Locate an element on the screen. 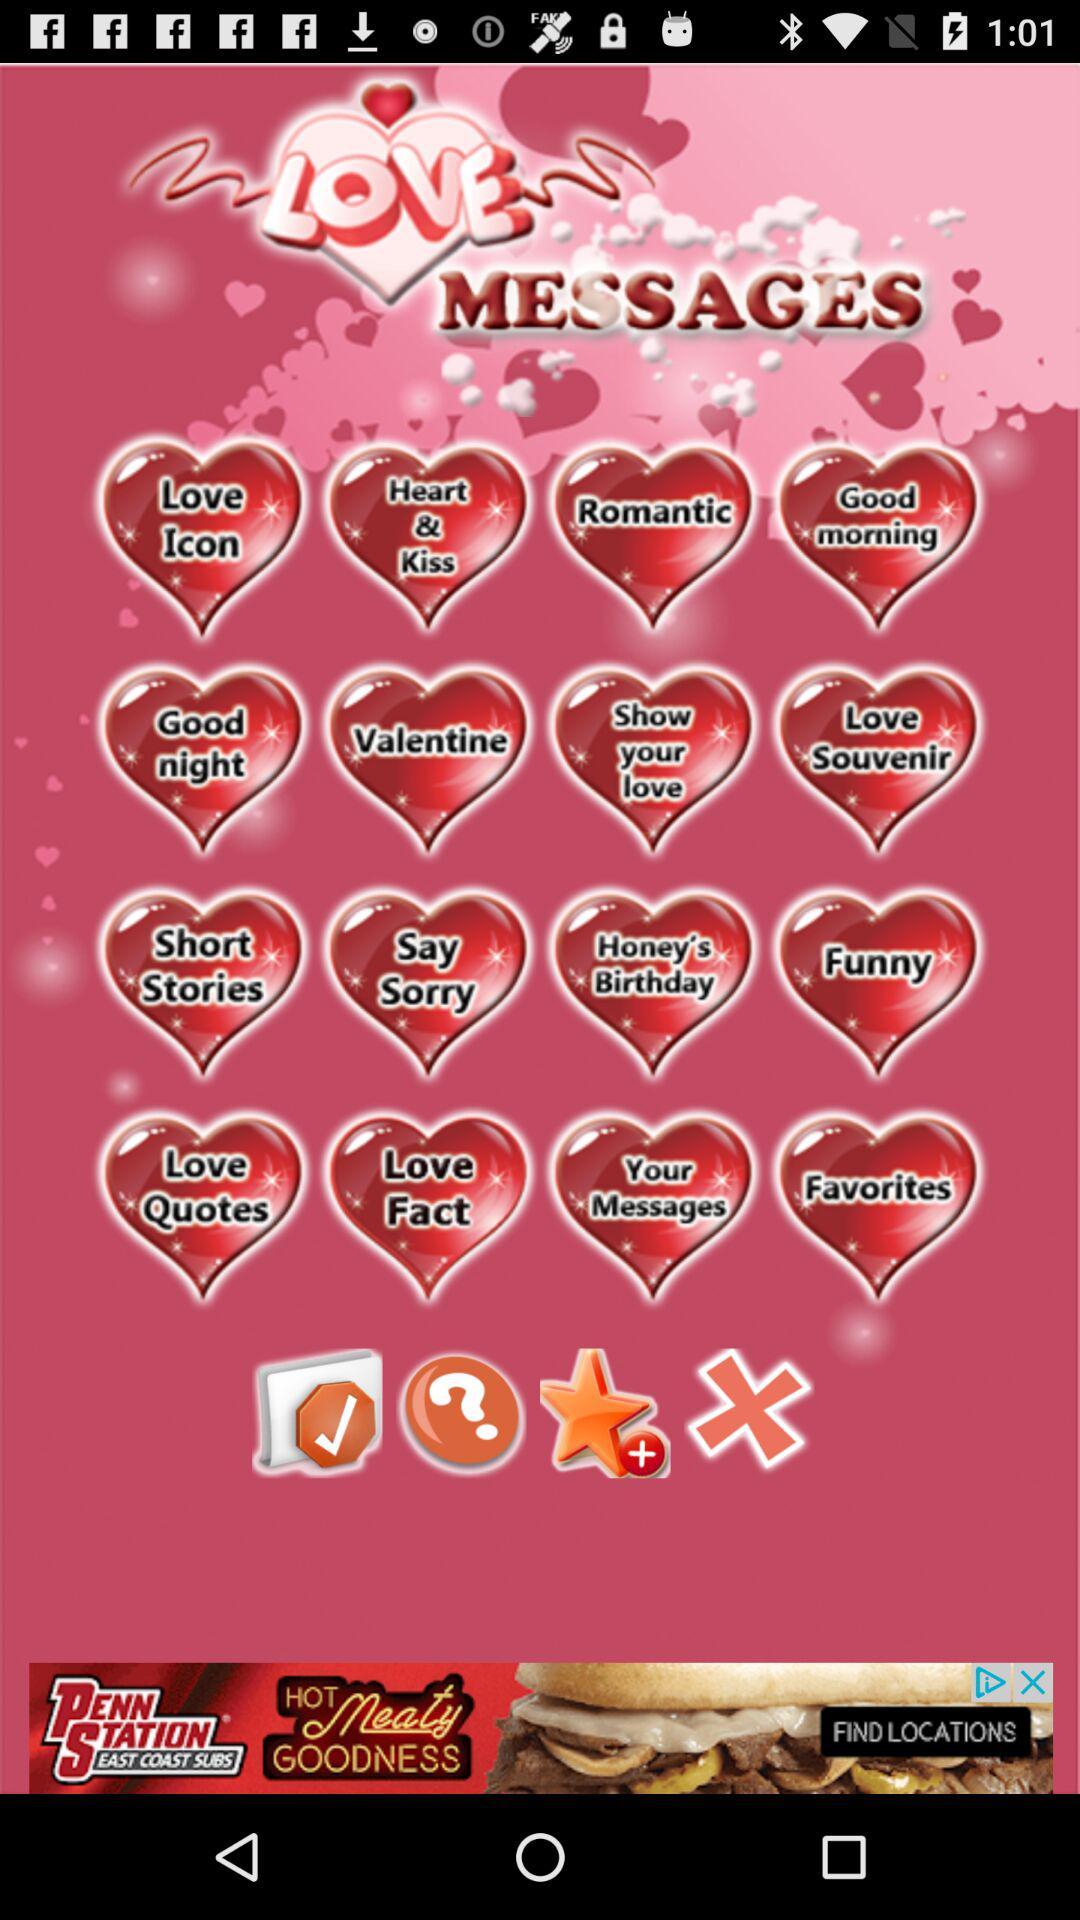 The image size is (1080, 1920). closes the app is located at coordinates (749, 1412).